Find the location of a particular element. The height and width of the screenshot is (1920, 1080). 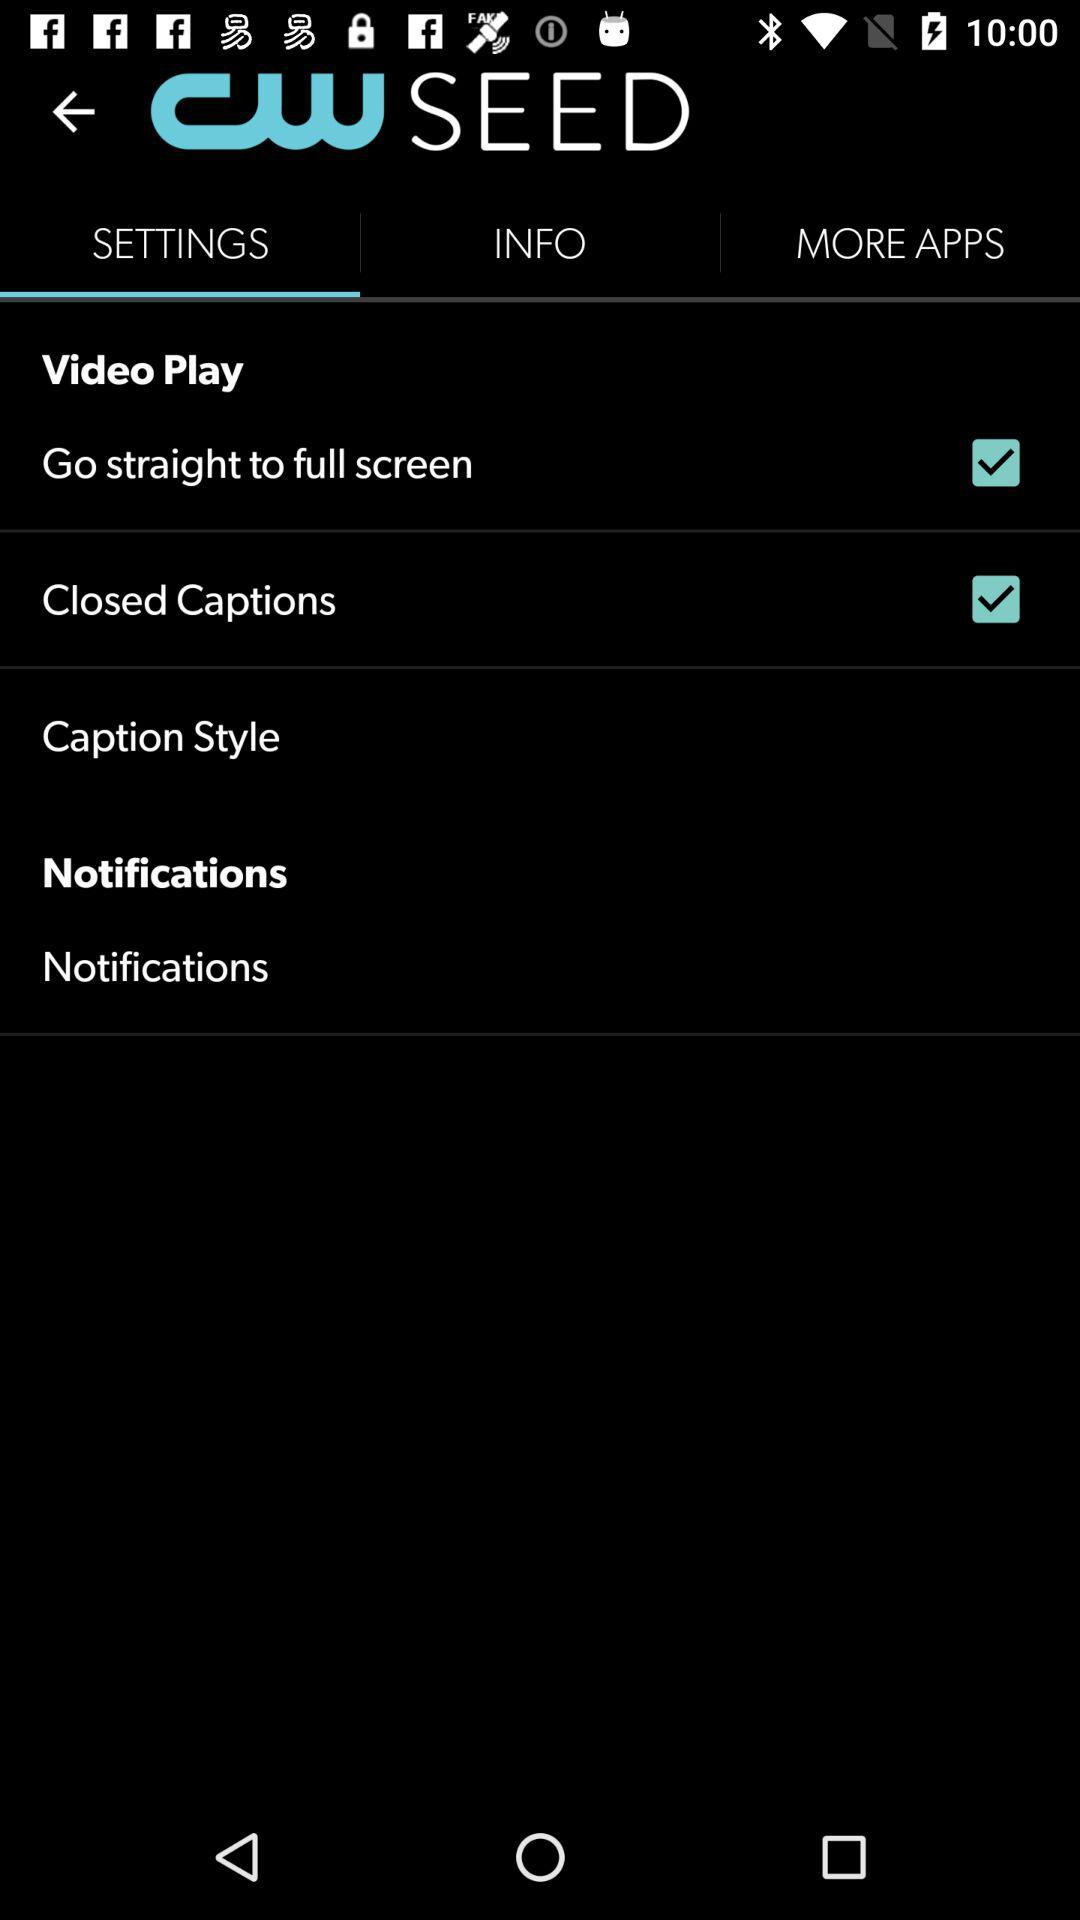

more apps is located at coordinates (898, 242).